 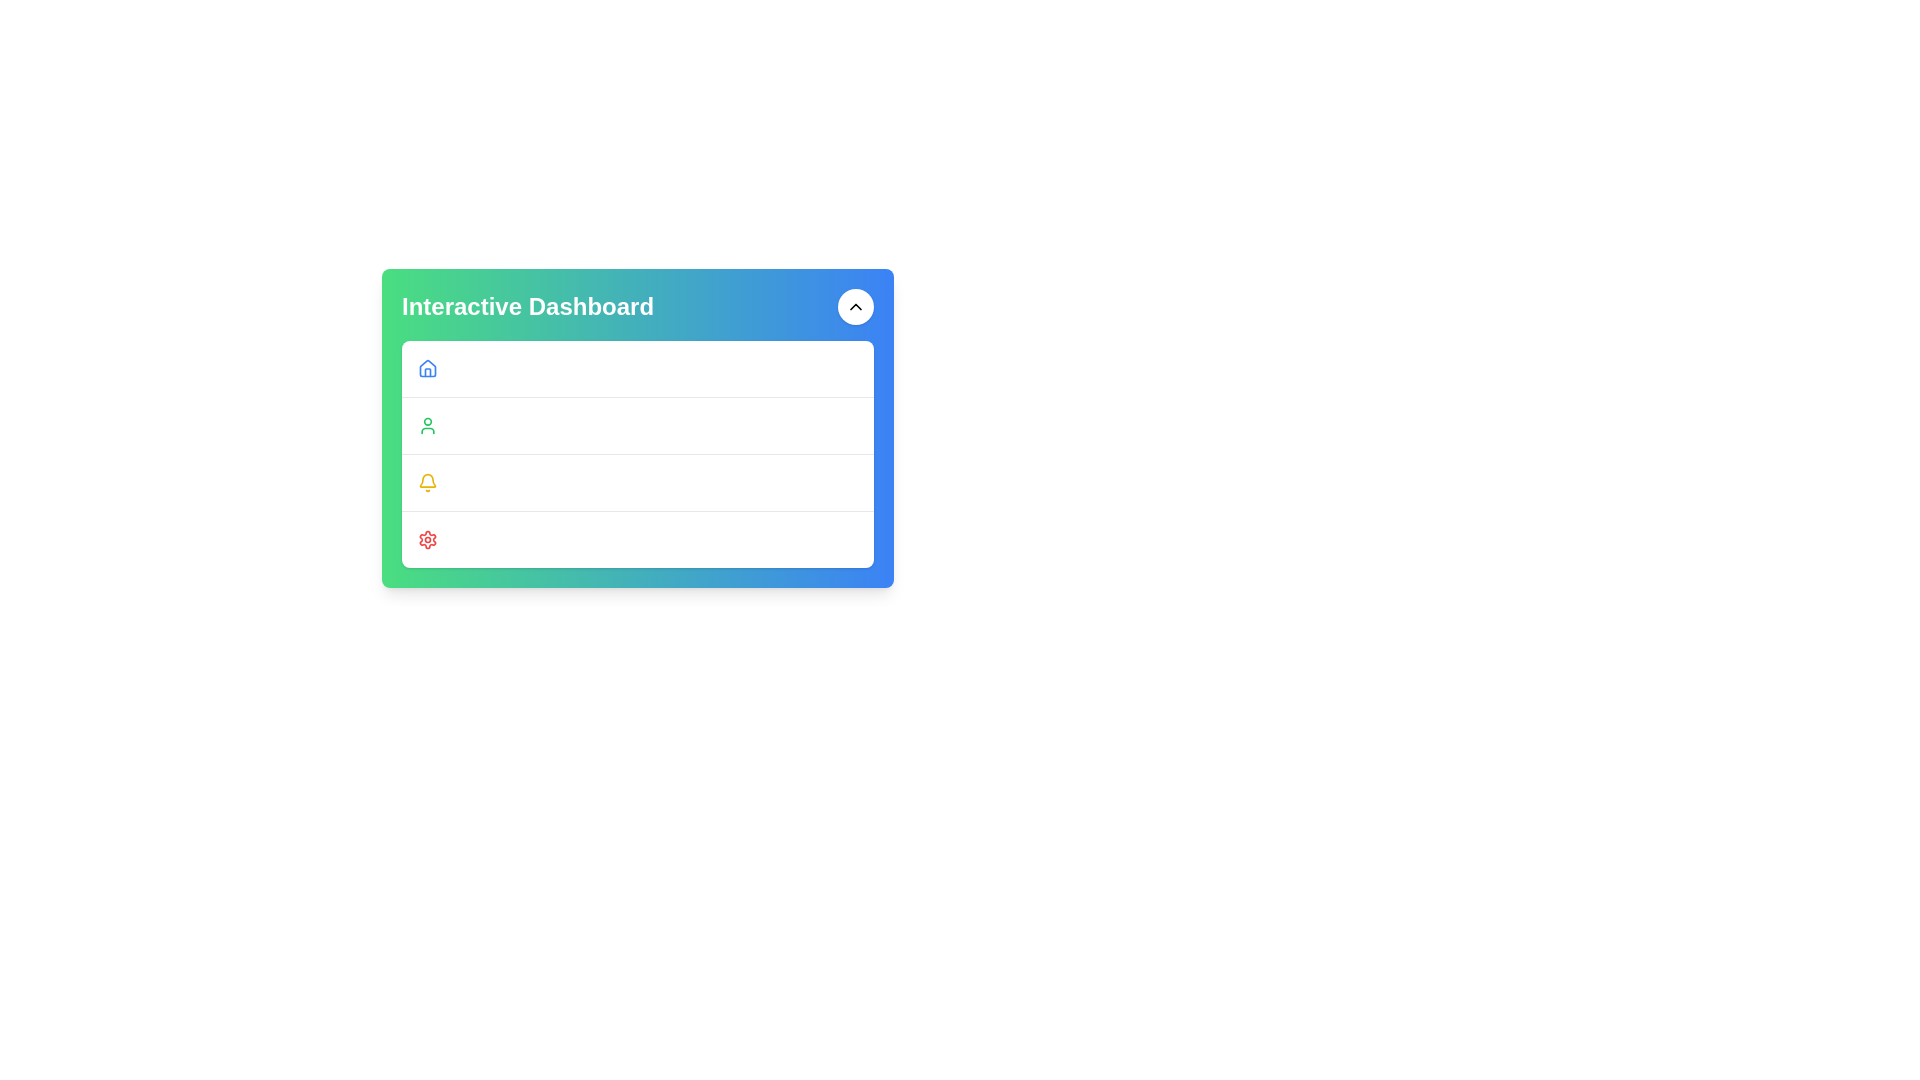 I want to click on the third item in the vertical list of options that serves as a navigation or selection option for accessing notification-related features, so click(x=637, y=482).